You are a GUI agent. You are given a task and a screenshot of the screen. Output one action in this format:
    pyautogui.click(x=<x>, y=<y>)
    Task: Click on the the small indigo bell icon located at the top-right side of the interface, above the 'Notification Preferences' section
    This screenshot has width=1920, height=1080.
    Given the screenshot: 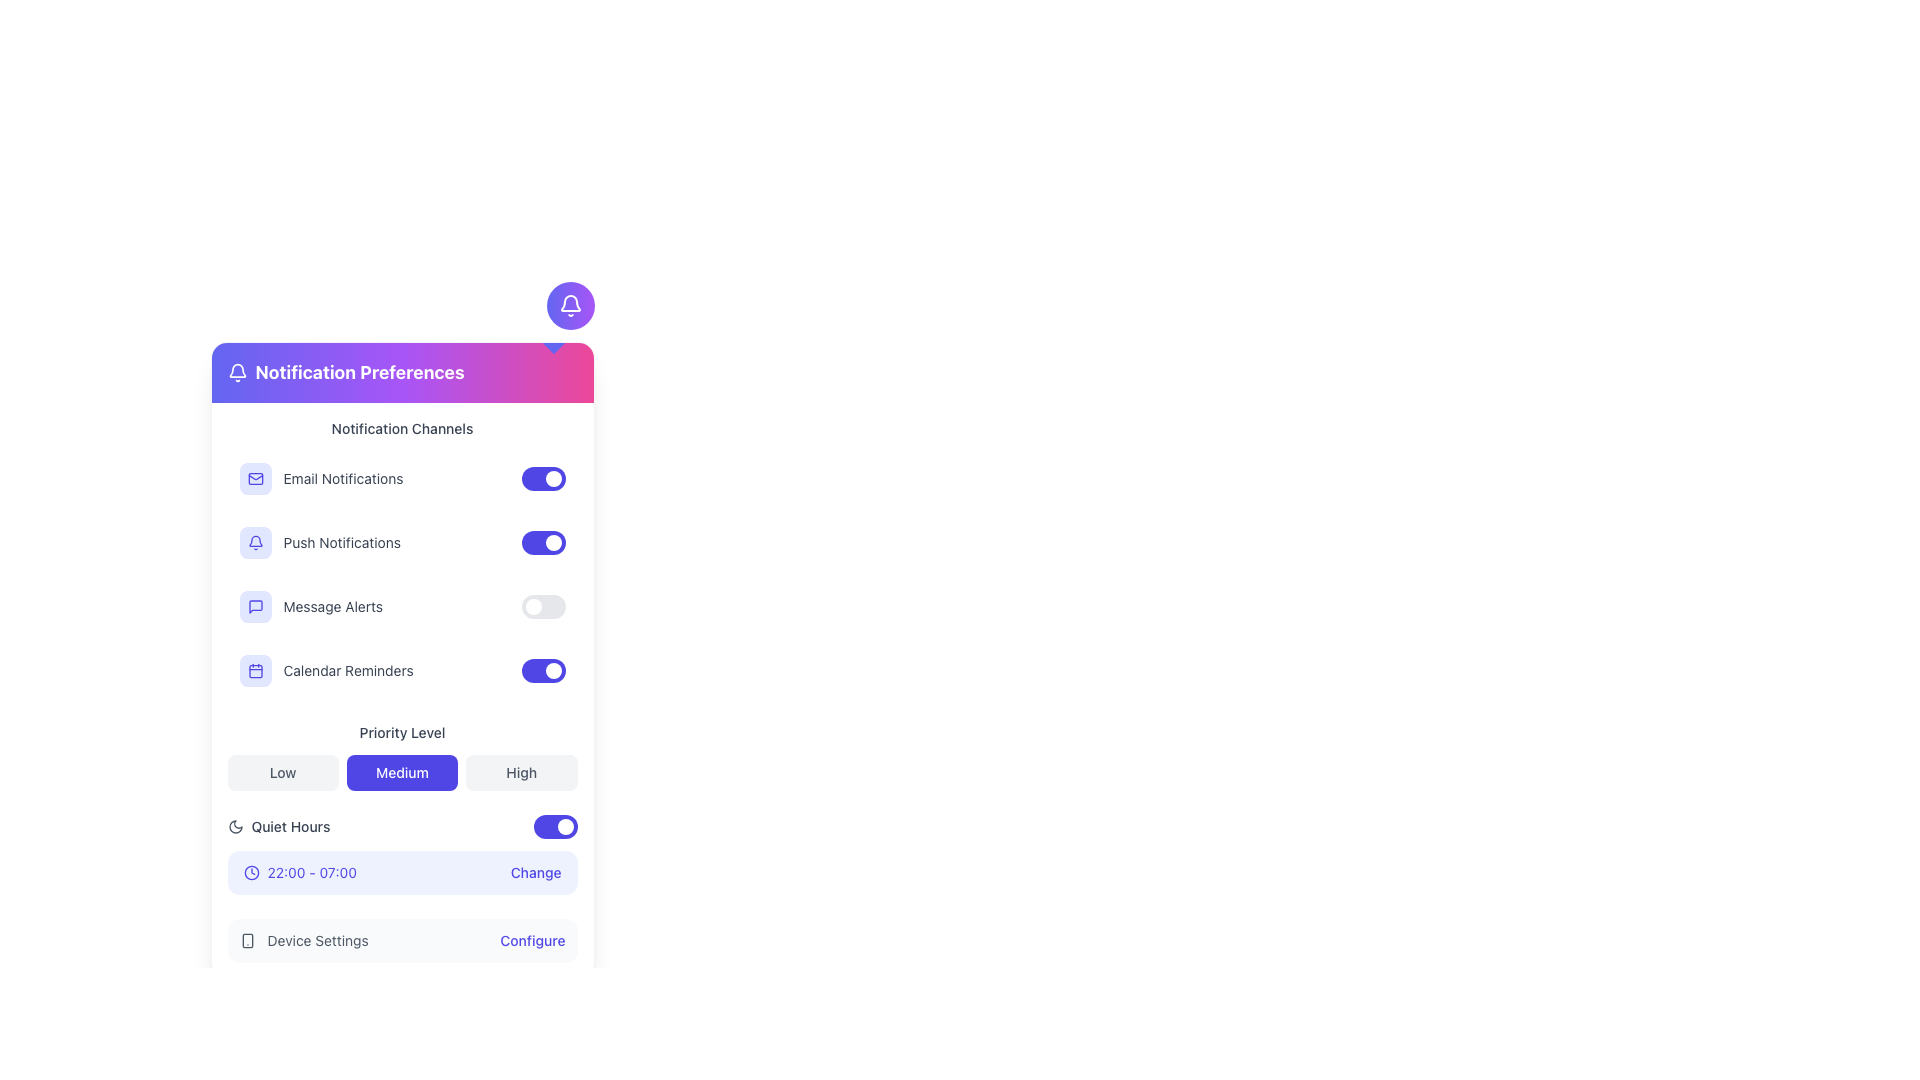 What is the action you would take?
    pyautogui.click(x=254, y=543)
    